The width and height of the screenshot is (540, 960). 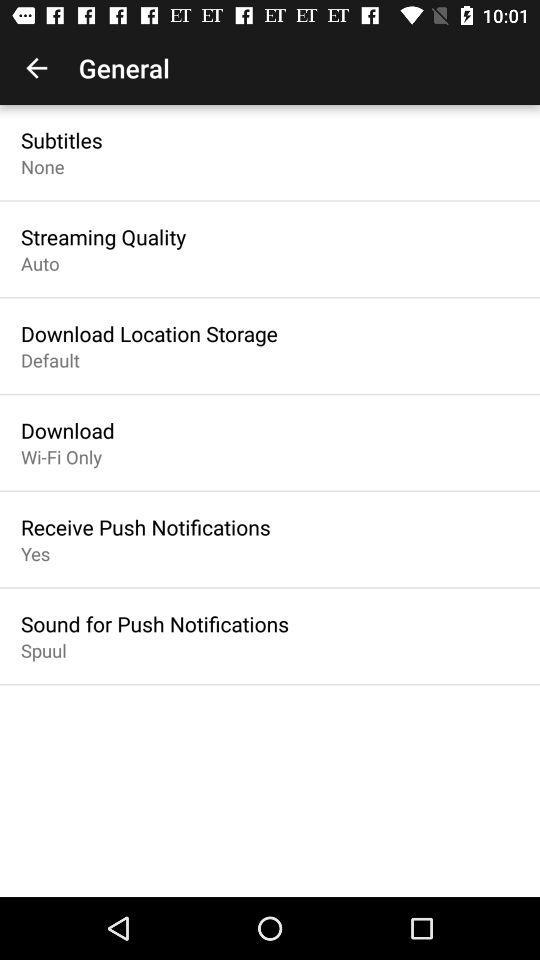 I want to click on the none icon, so click(x=42, y=165).